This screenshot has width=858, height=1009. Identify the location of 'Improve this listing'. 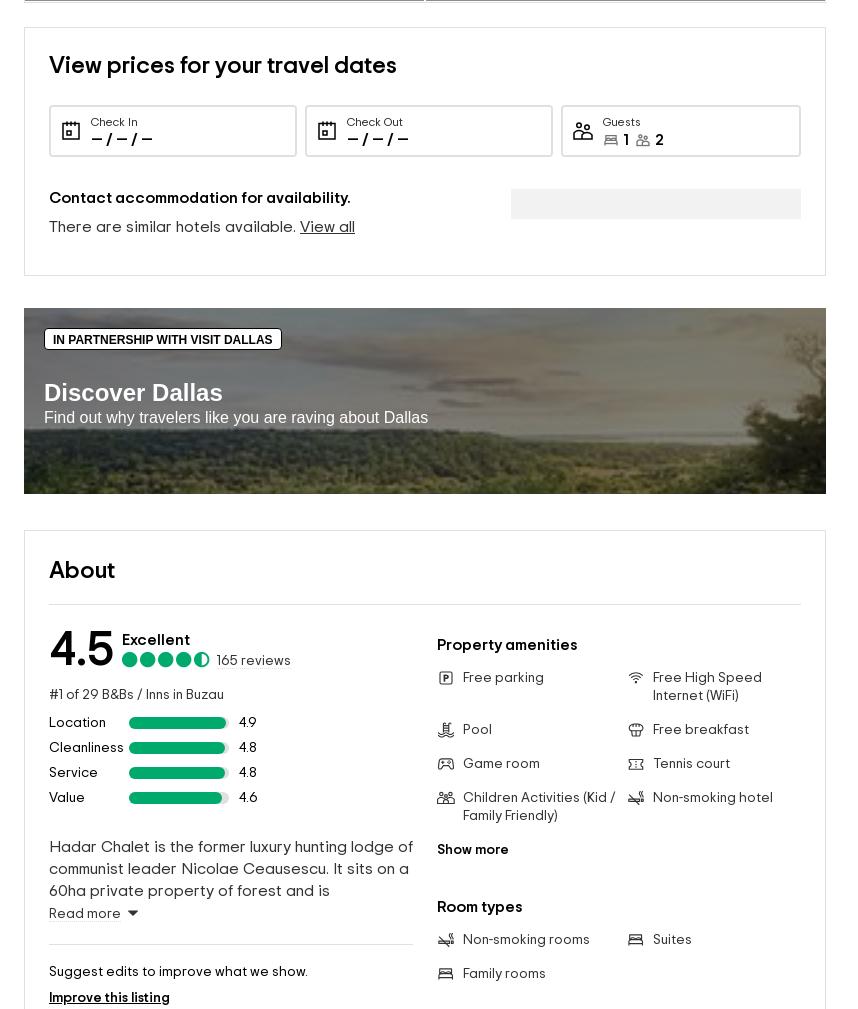
(109, 875).